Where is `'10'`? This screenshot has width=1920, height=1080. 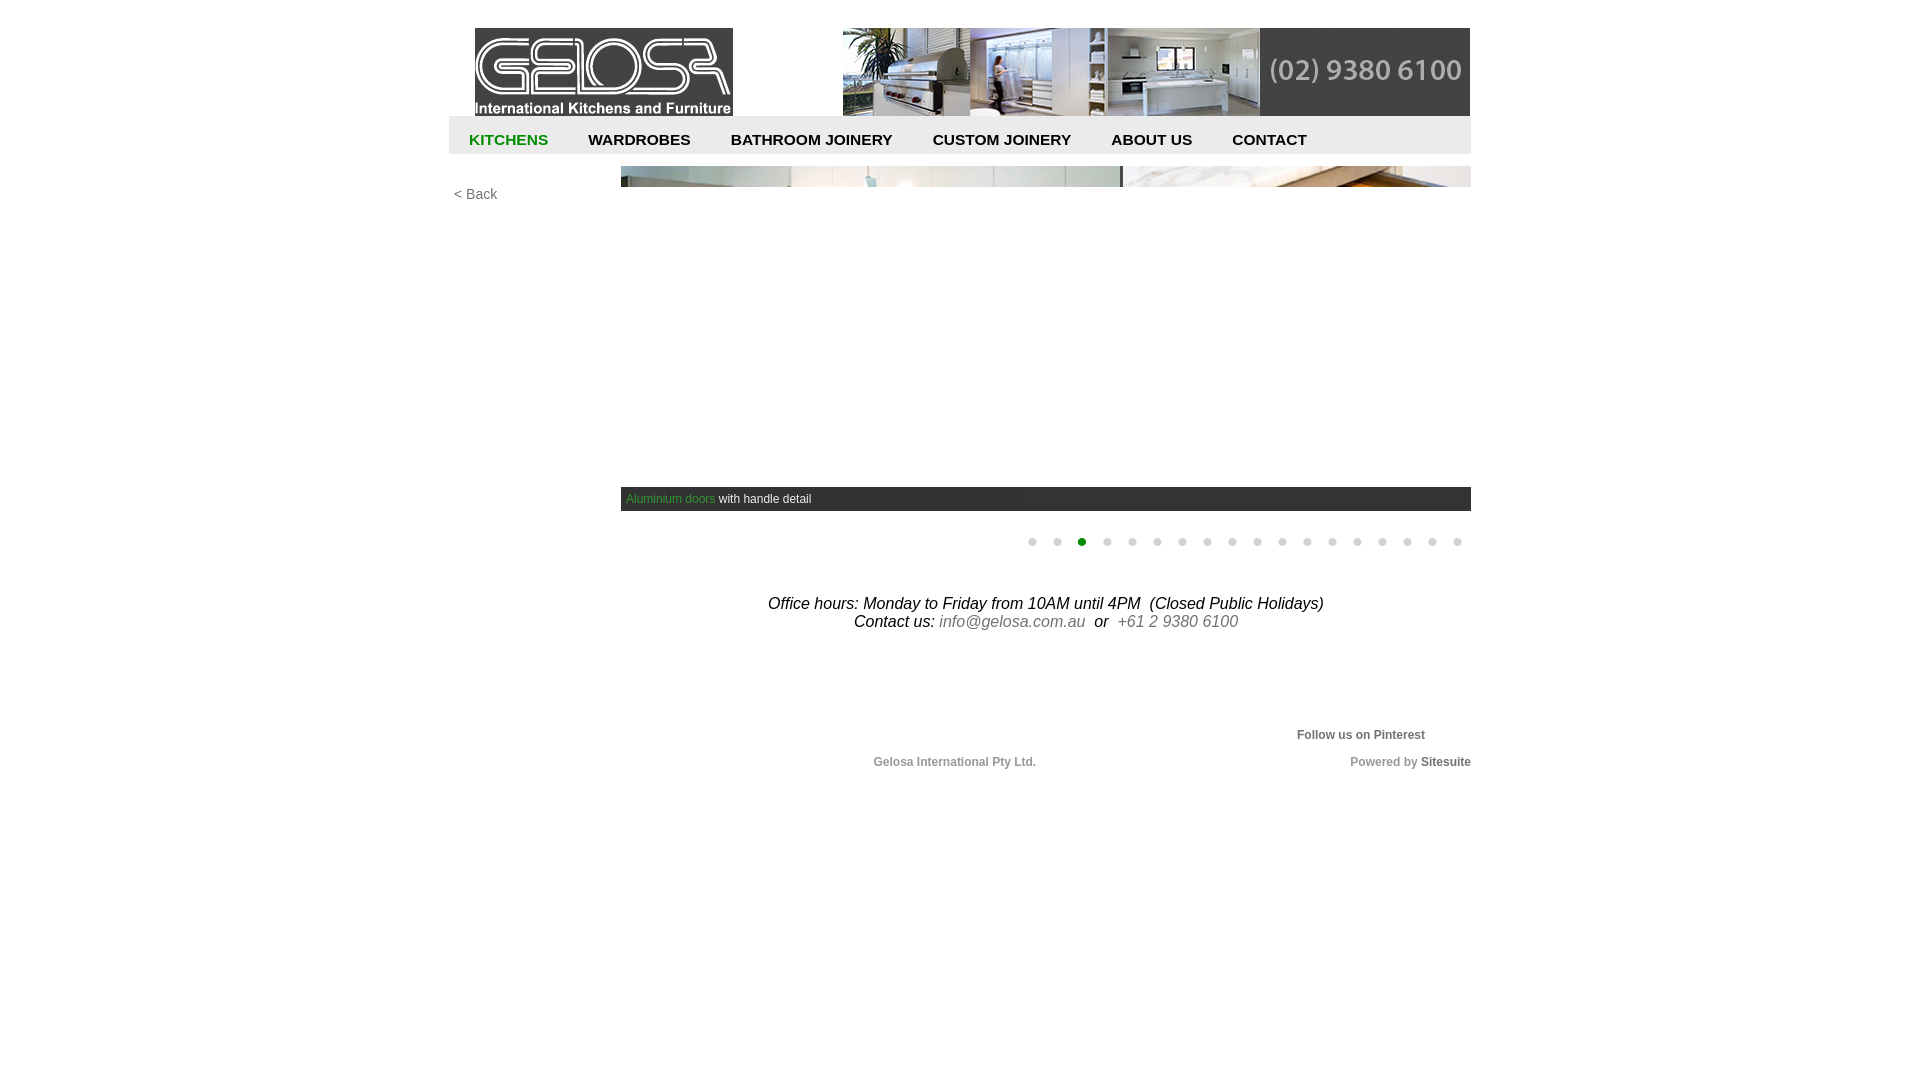
'10' is located at coordinates (1256, 542).